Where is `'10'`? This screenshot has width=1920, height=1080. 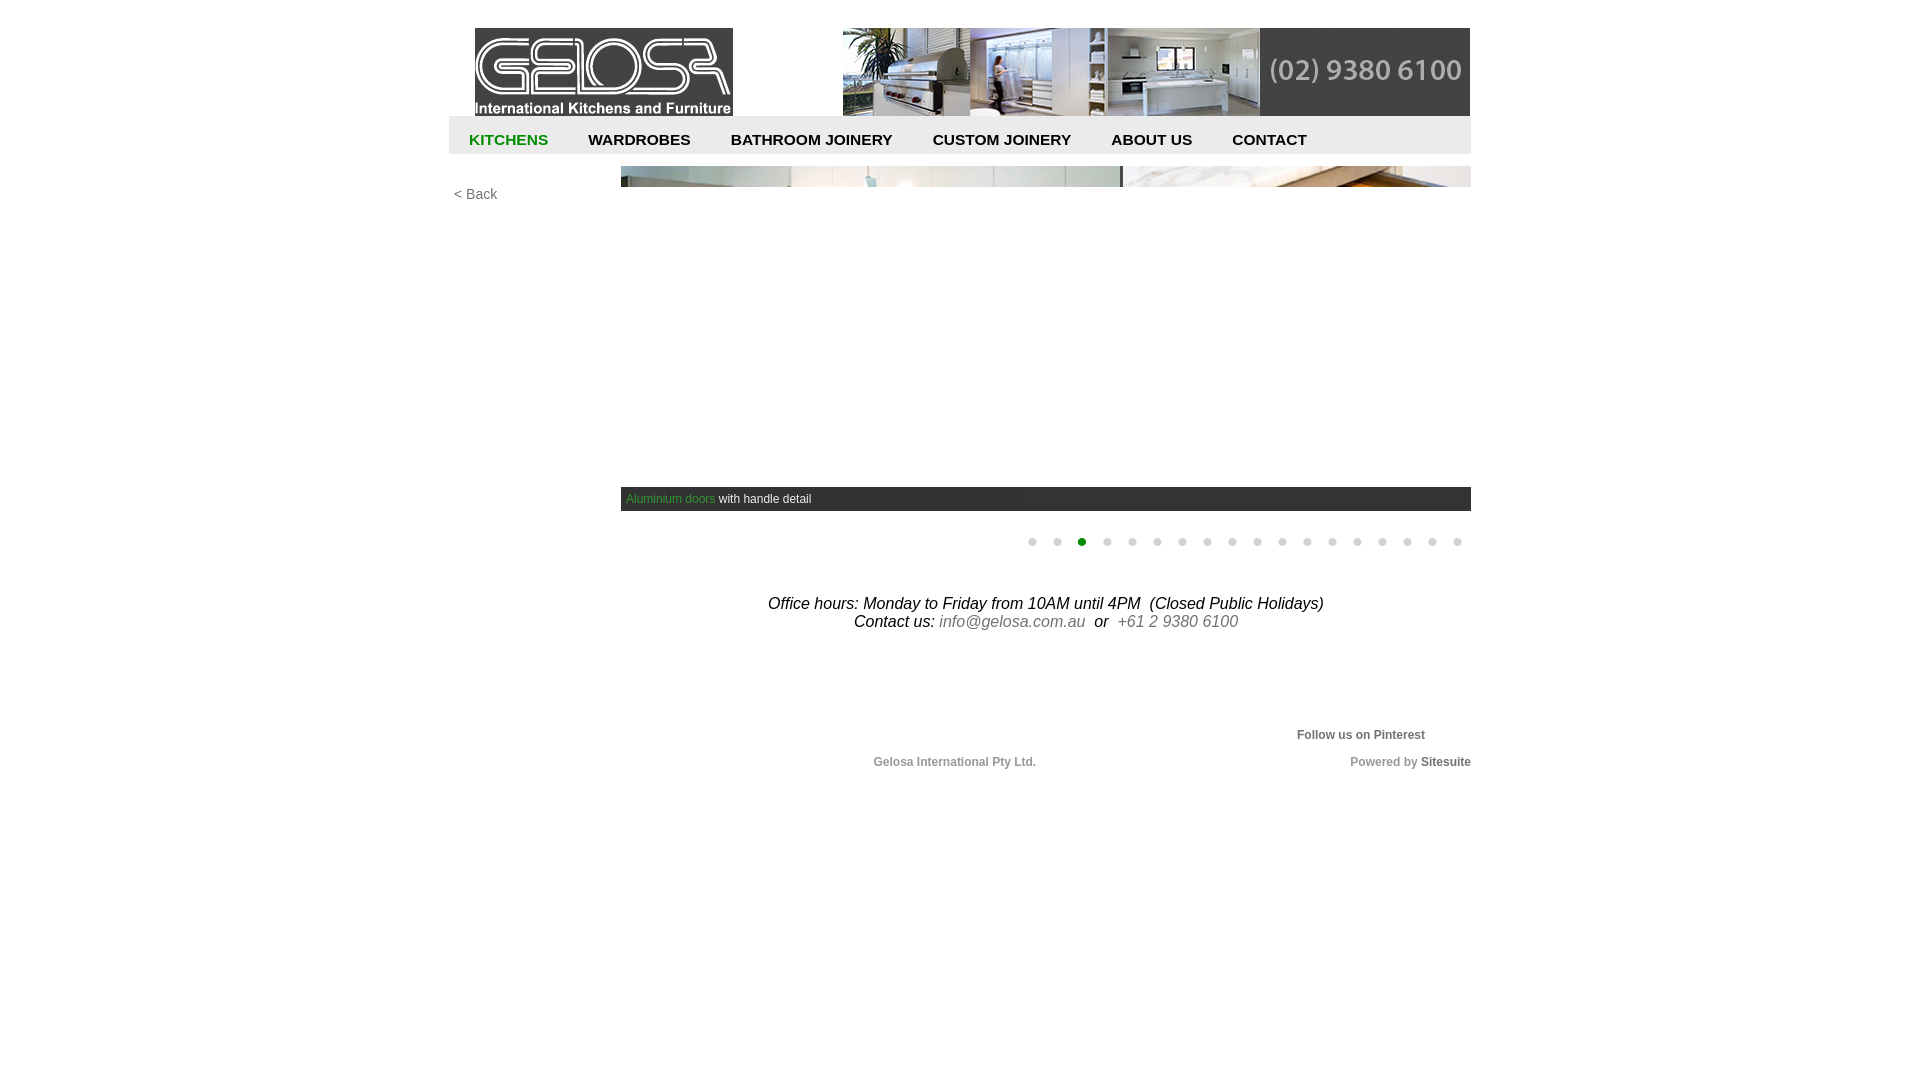
'10' is located at coordinates (1256, 542).